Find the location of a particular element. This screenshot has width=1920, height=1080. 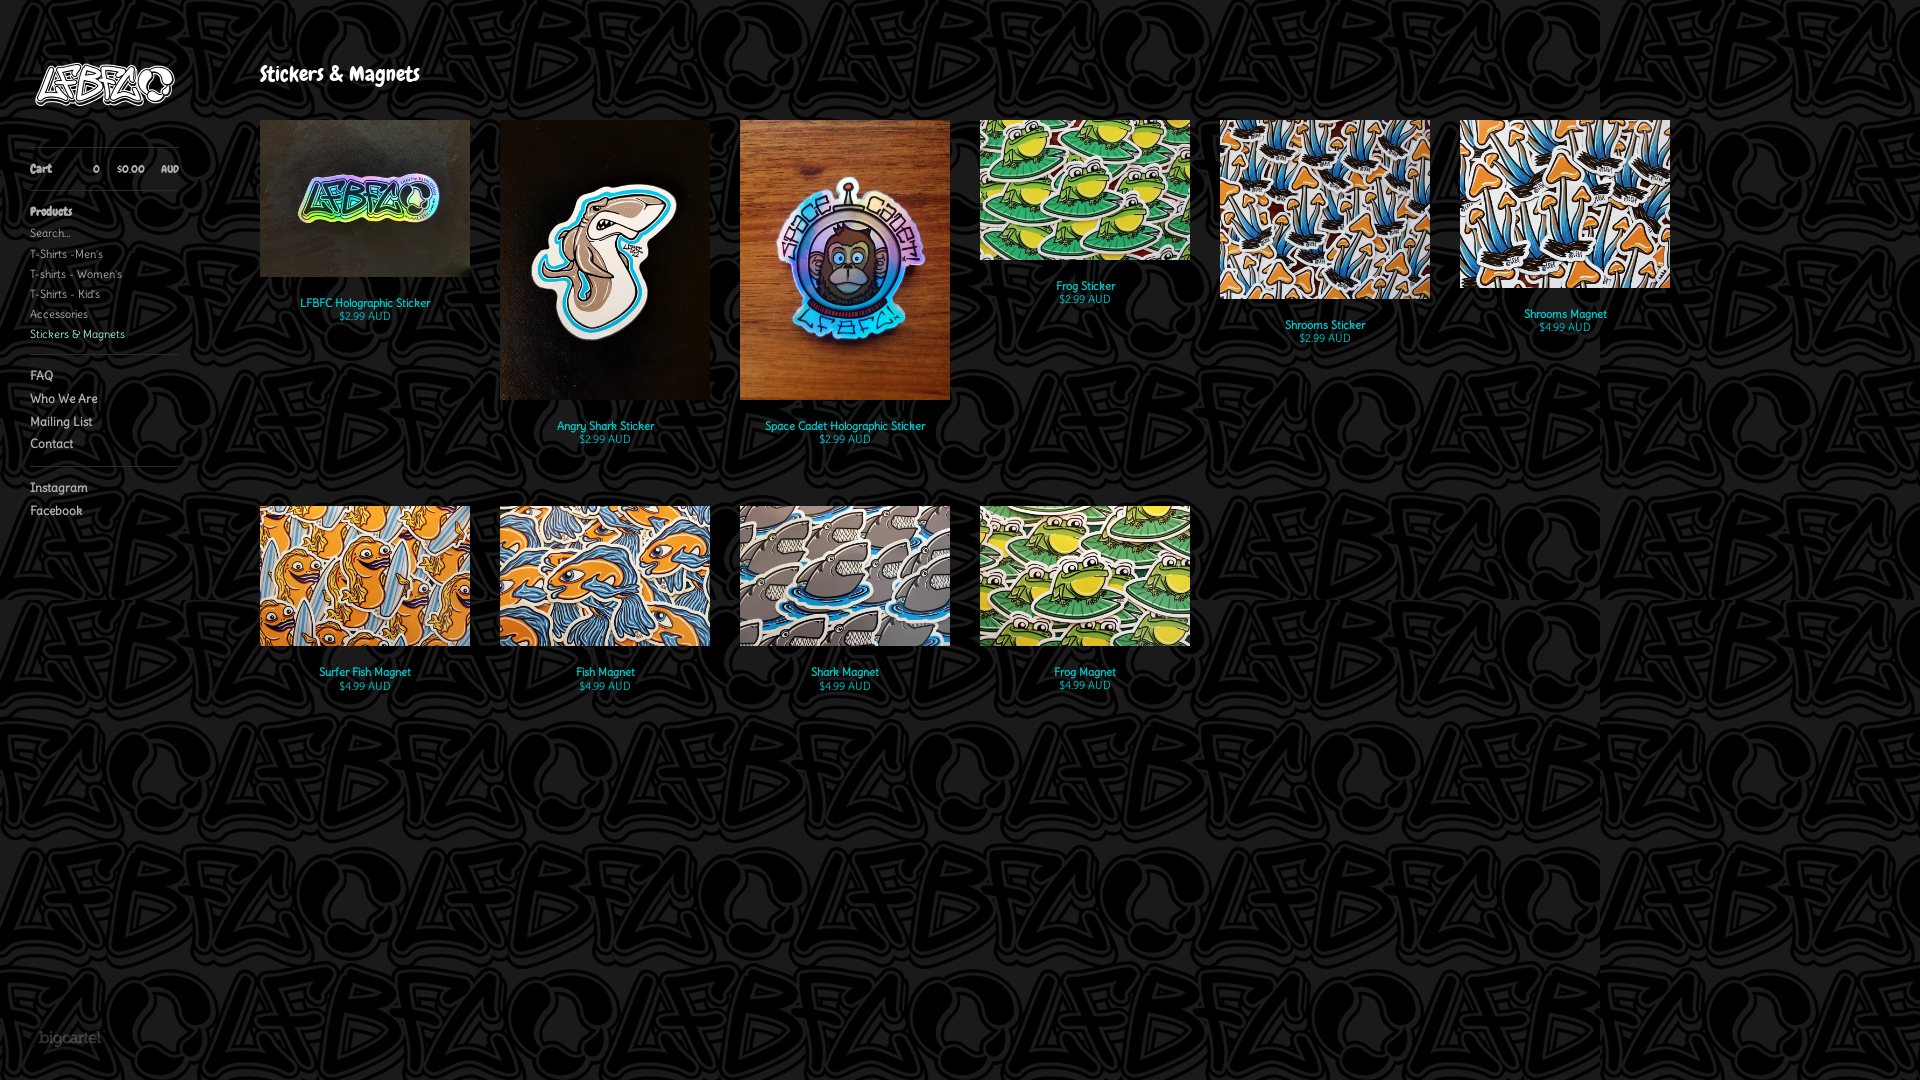

'Surfer Fish Magnet is located at coordinates (364, 612).